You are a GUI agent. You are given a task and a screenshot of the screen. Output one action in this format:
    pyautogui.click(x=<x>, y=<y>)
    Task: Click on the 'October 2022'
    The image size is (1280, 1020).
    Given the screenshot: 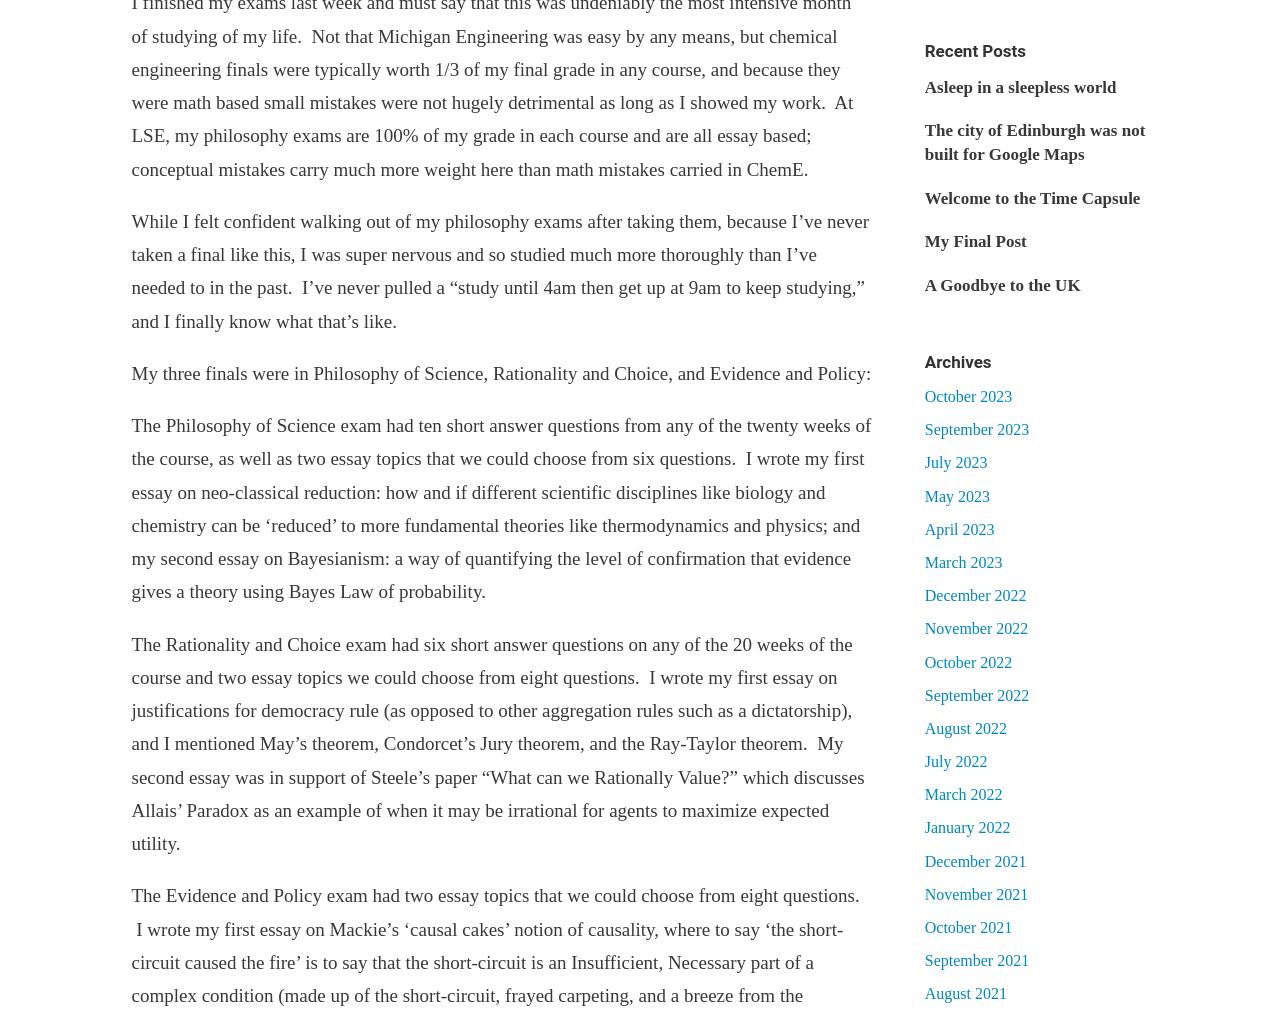 What is the action you would take?
    pyautogui.click(x=968, y=661)
    